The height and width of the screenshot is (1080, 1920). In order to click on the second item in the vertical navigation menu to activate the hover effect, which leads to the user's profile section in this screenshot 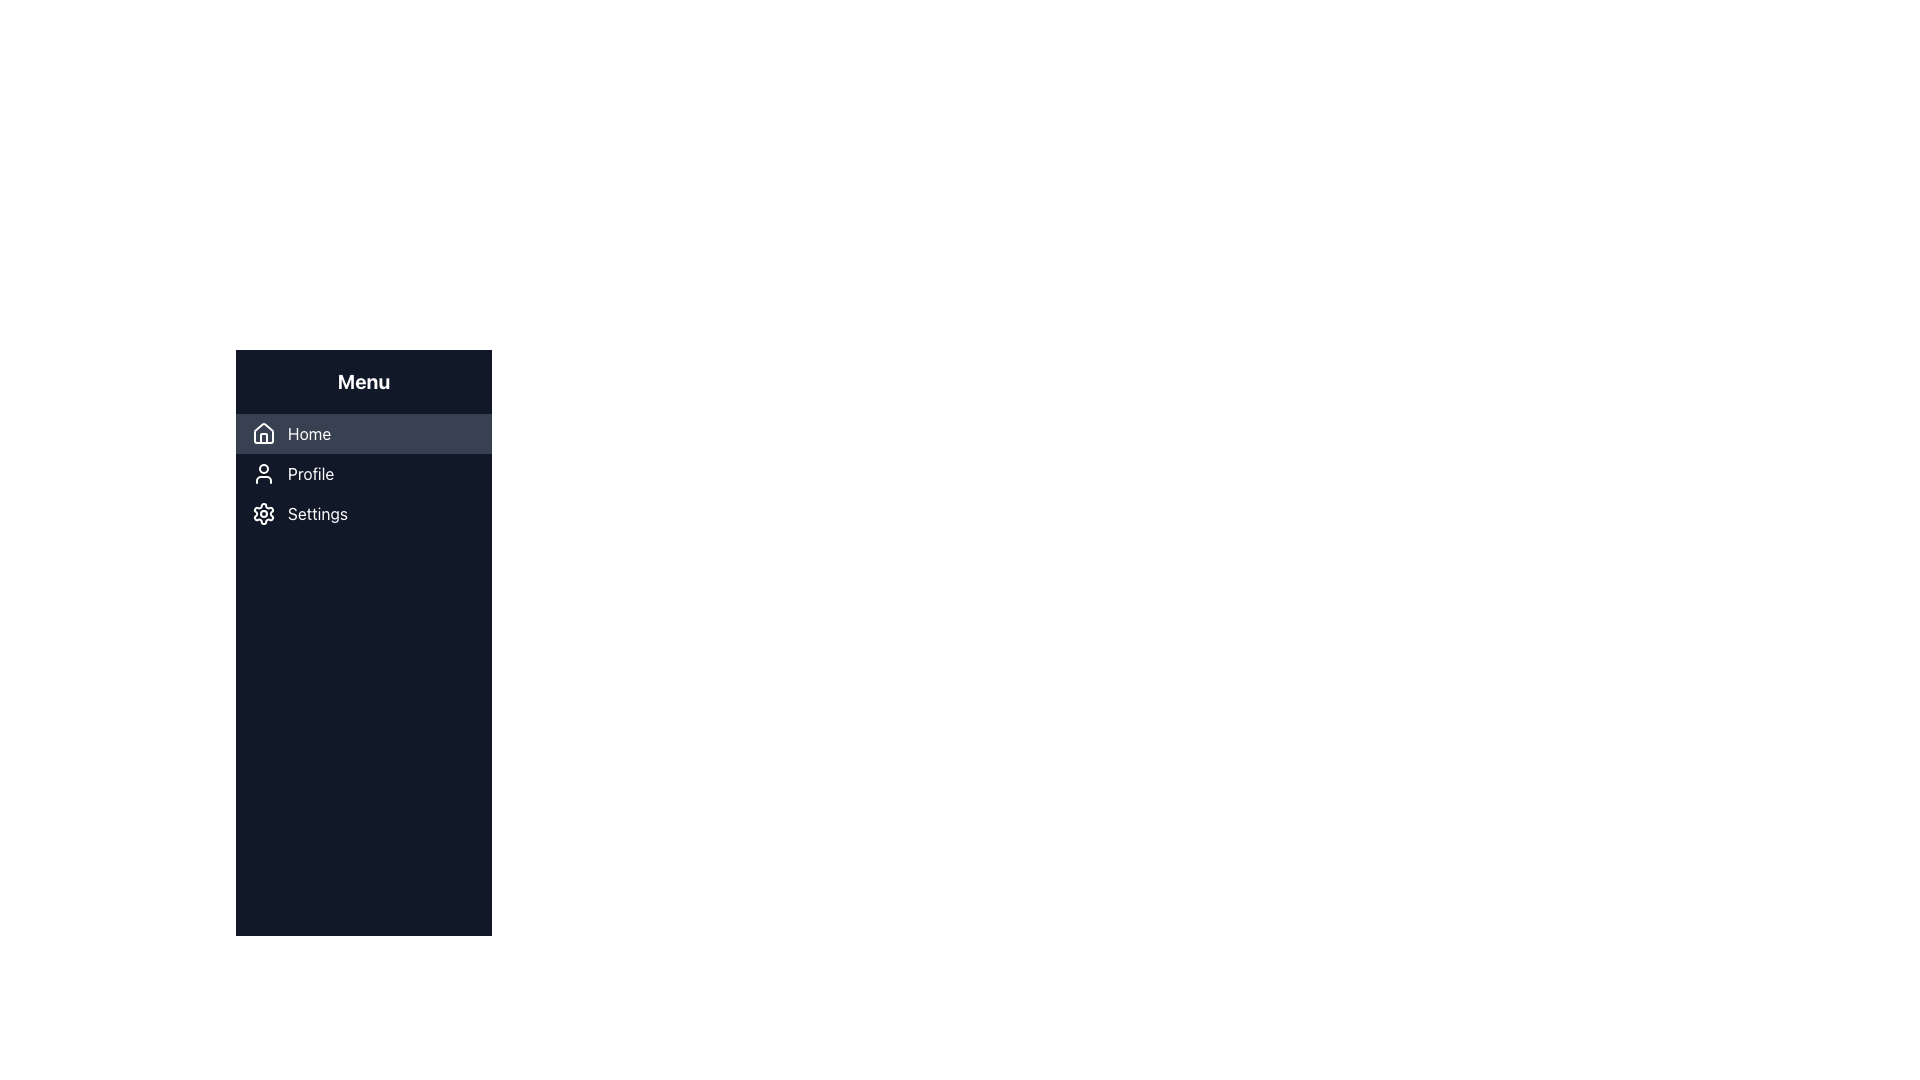, I will do `click(364, 474)`.